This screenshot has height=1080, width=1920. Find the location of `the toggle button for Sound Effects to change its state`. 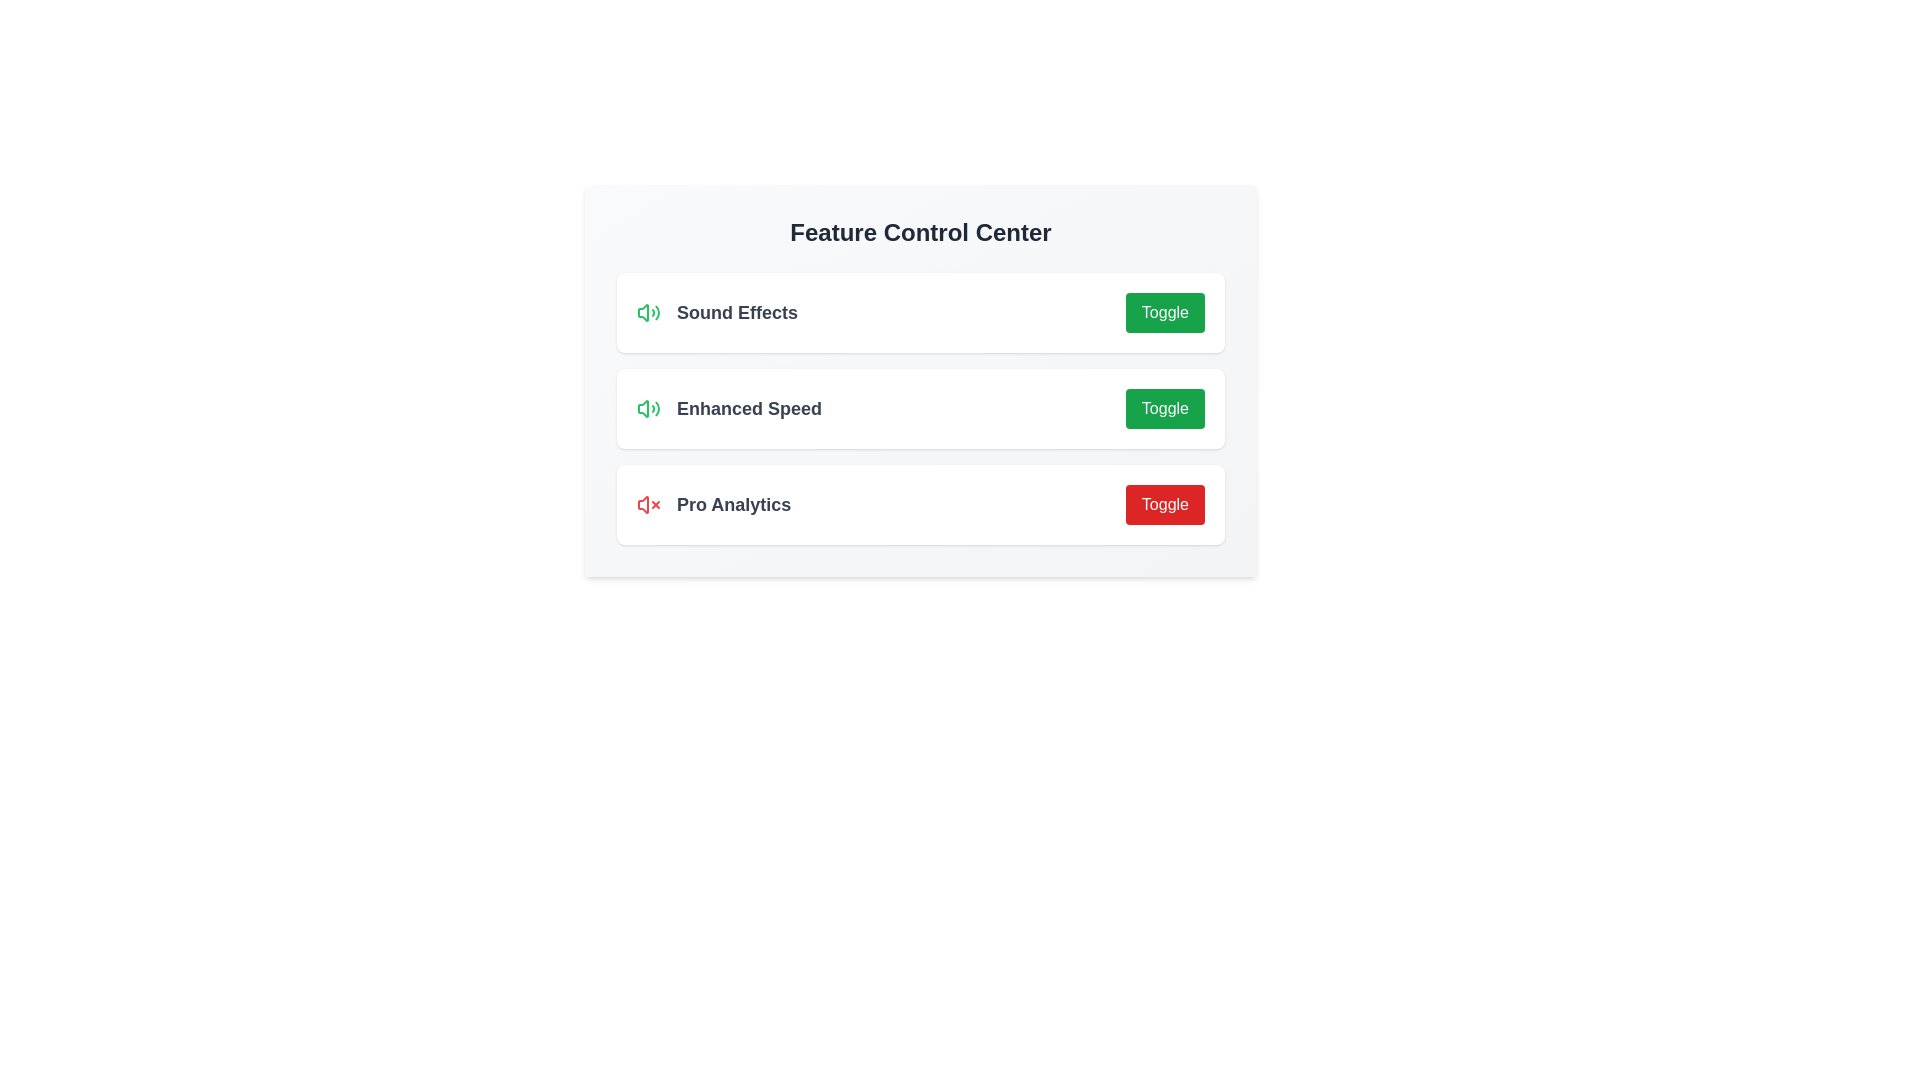

the toggle button for Sound Effects to change its state is located at coordinates (1165, 312).